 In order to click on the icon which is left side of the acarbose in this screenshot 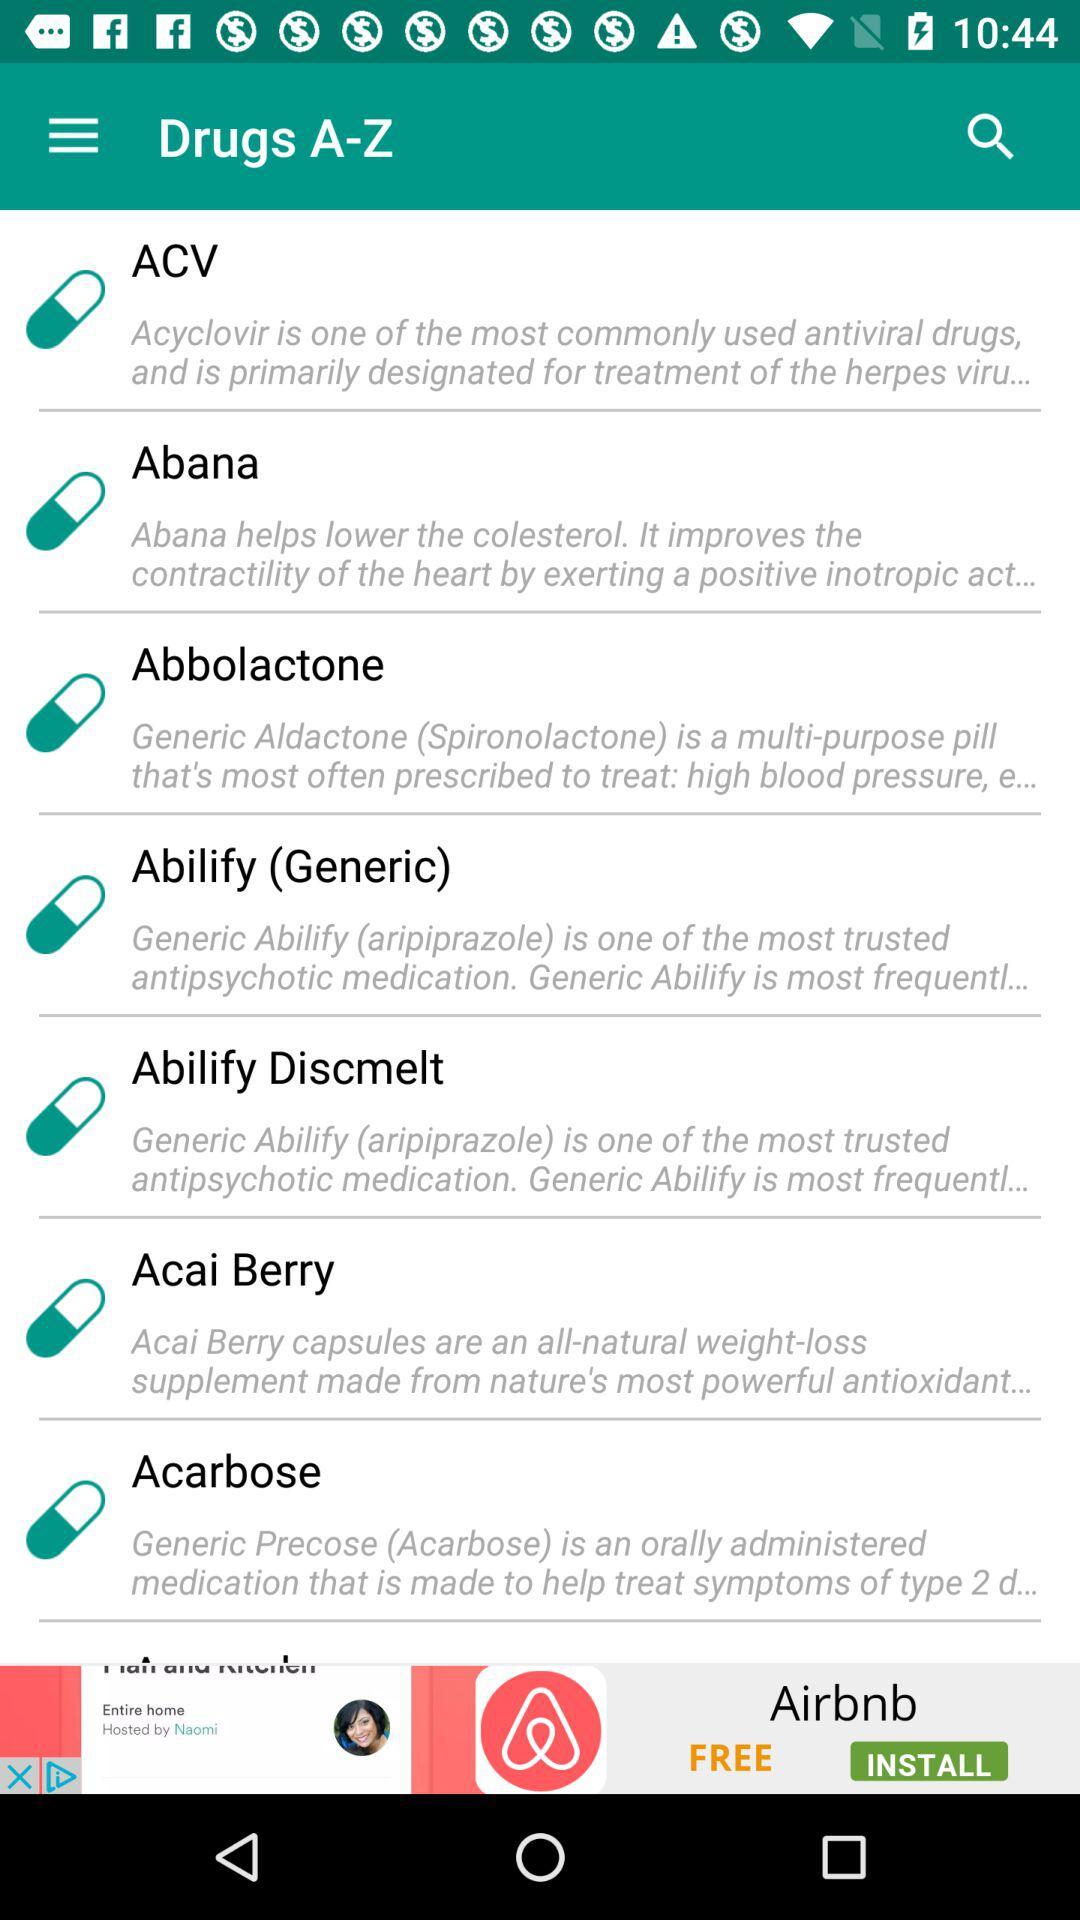, I will do `click(64, 1520)`.